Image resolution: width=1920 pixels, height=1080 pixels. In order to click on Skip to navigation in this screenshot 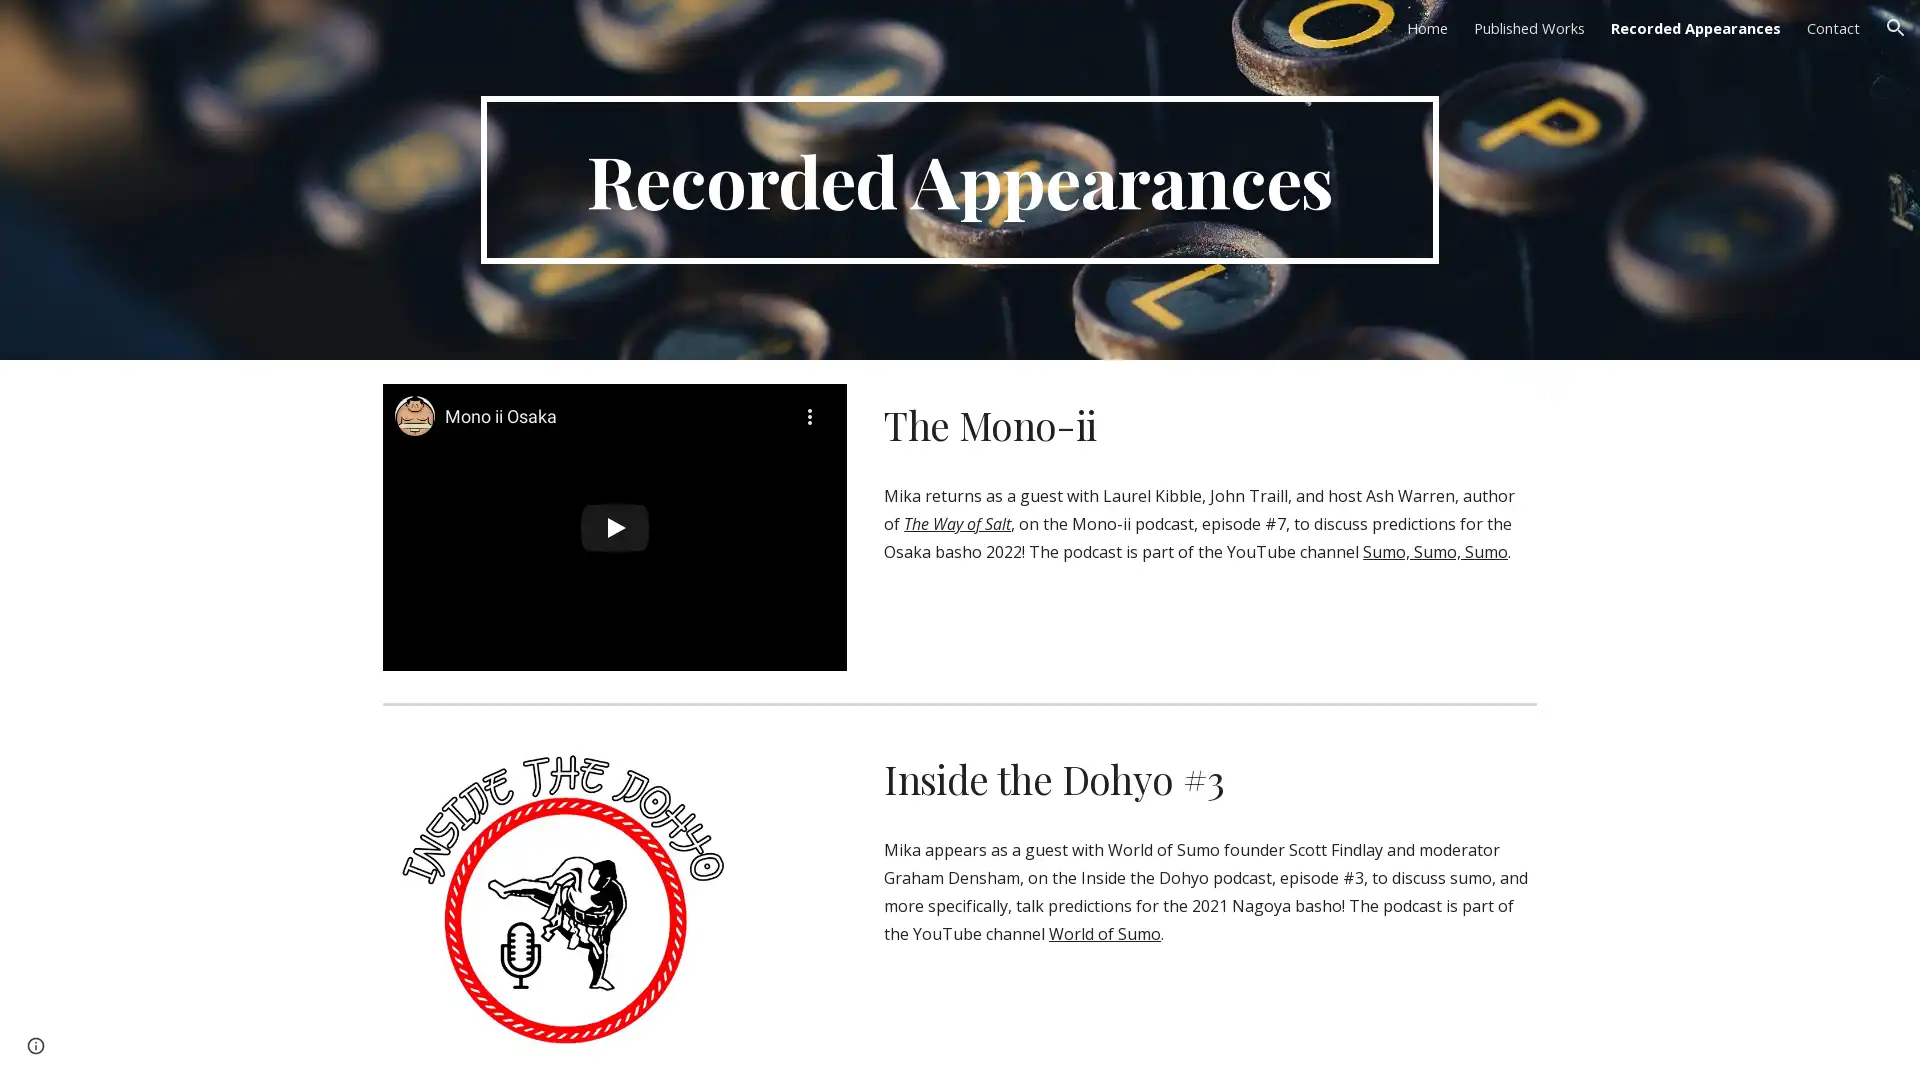, I will do `click(1139, 37)`.